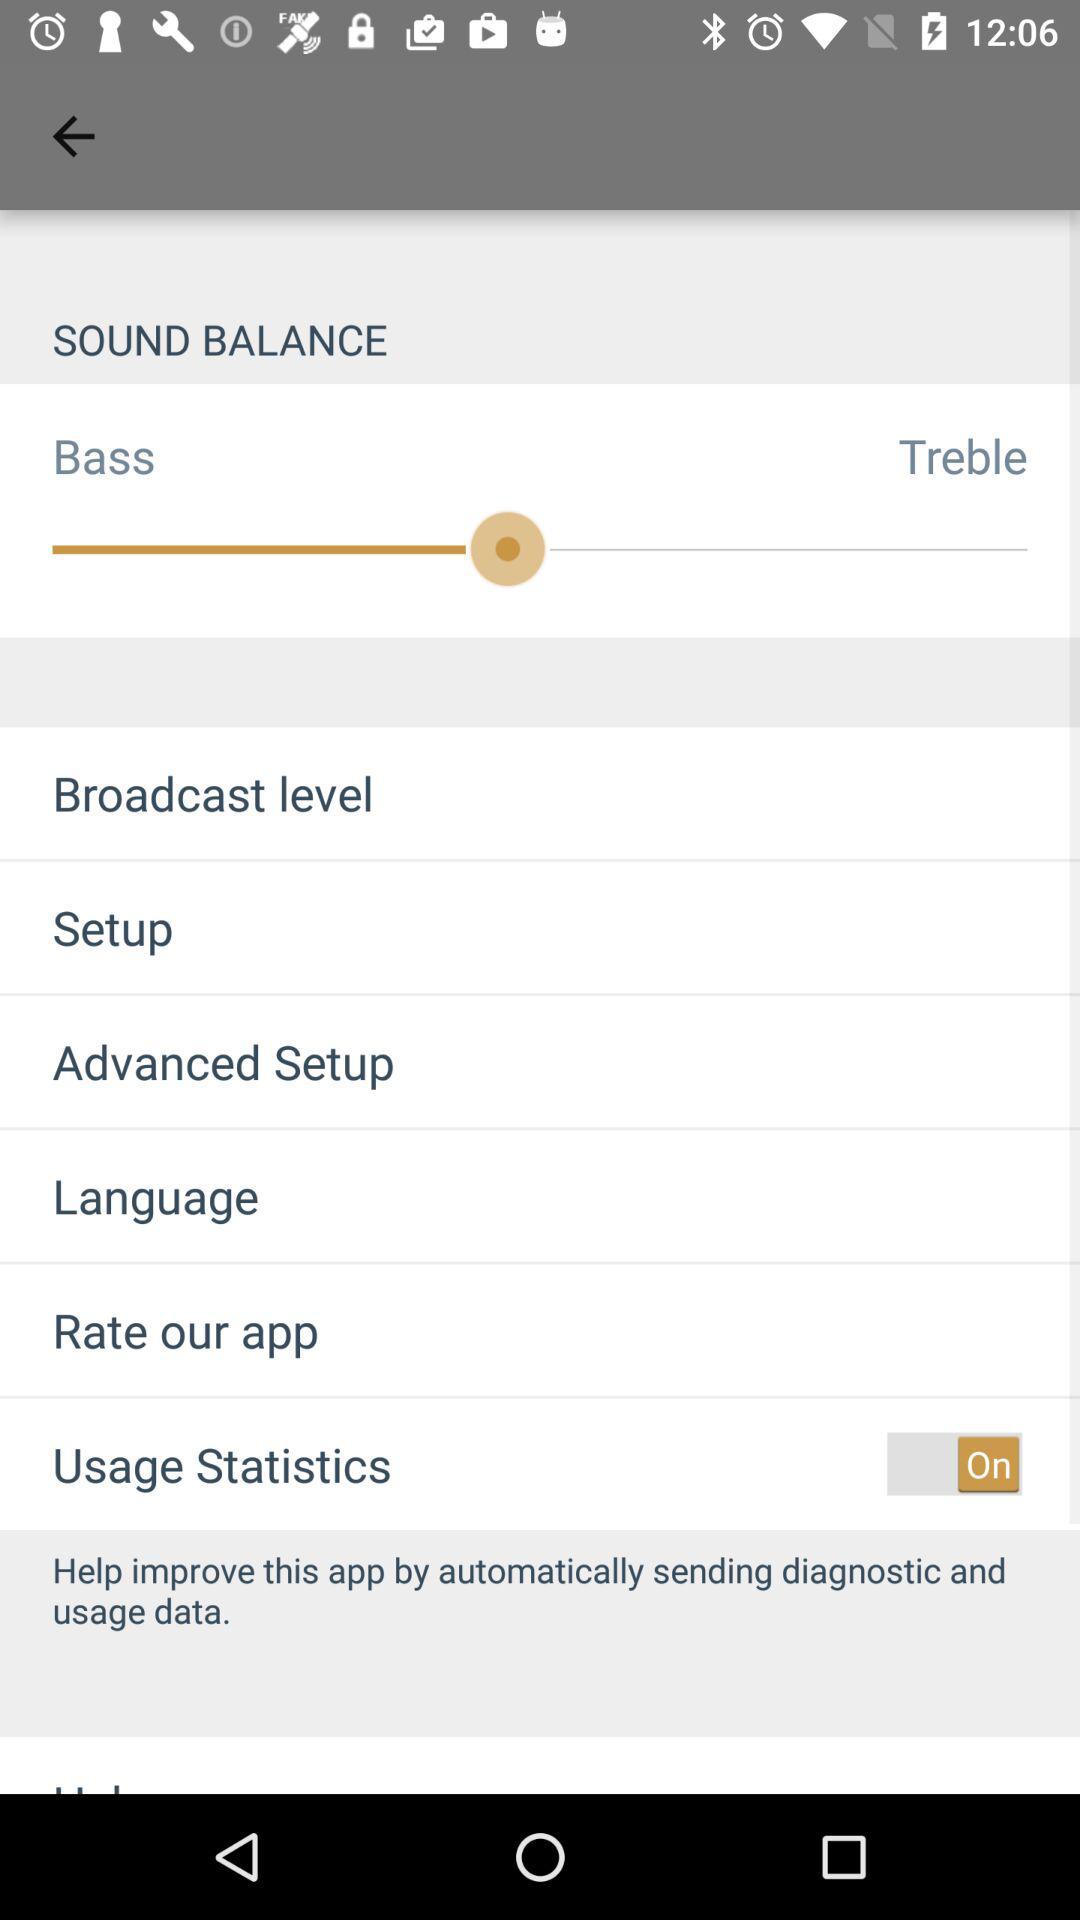 The height and width of the screenshot is (1920, 1080). What do you see at coordinates (222, 1464) in the screenshot?
I see `item below the rate our app` at bounding box center [222, 1464].